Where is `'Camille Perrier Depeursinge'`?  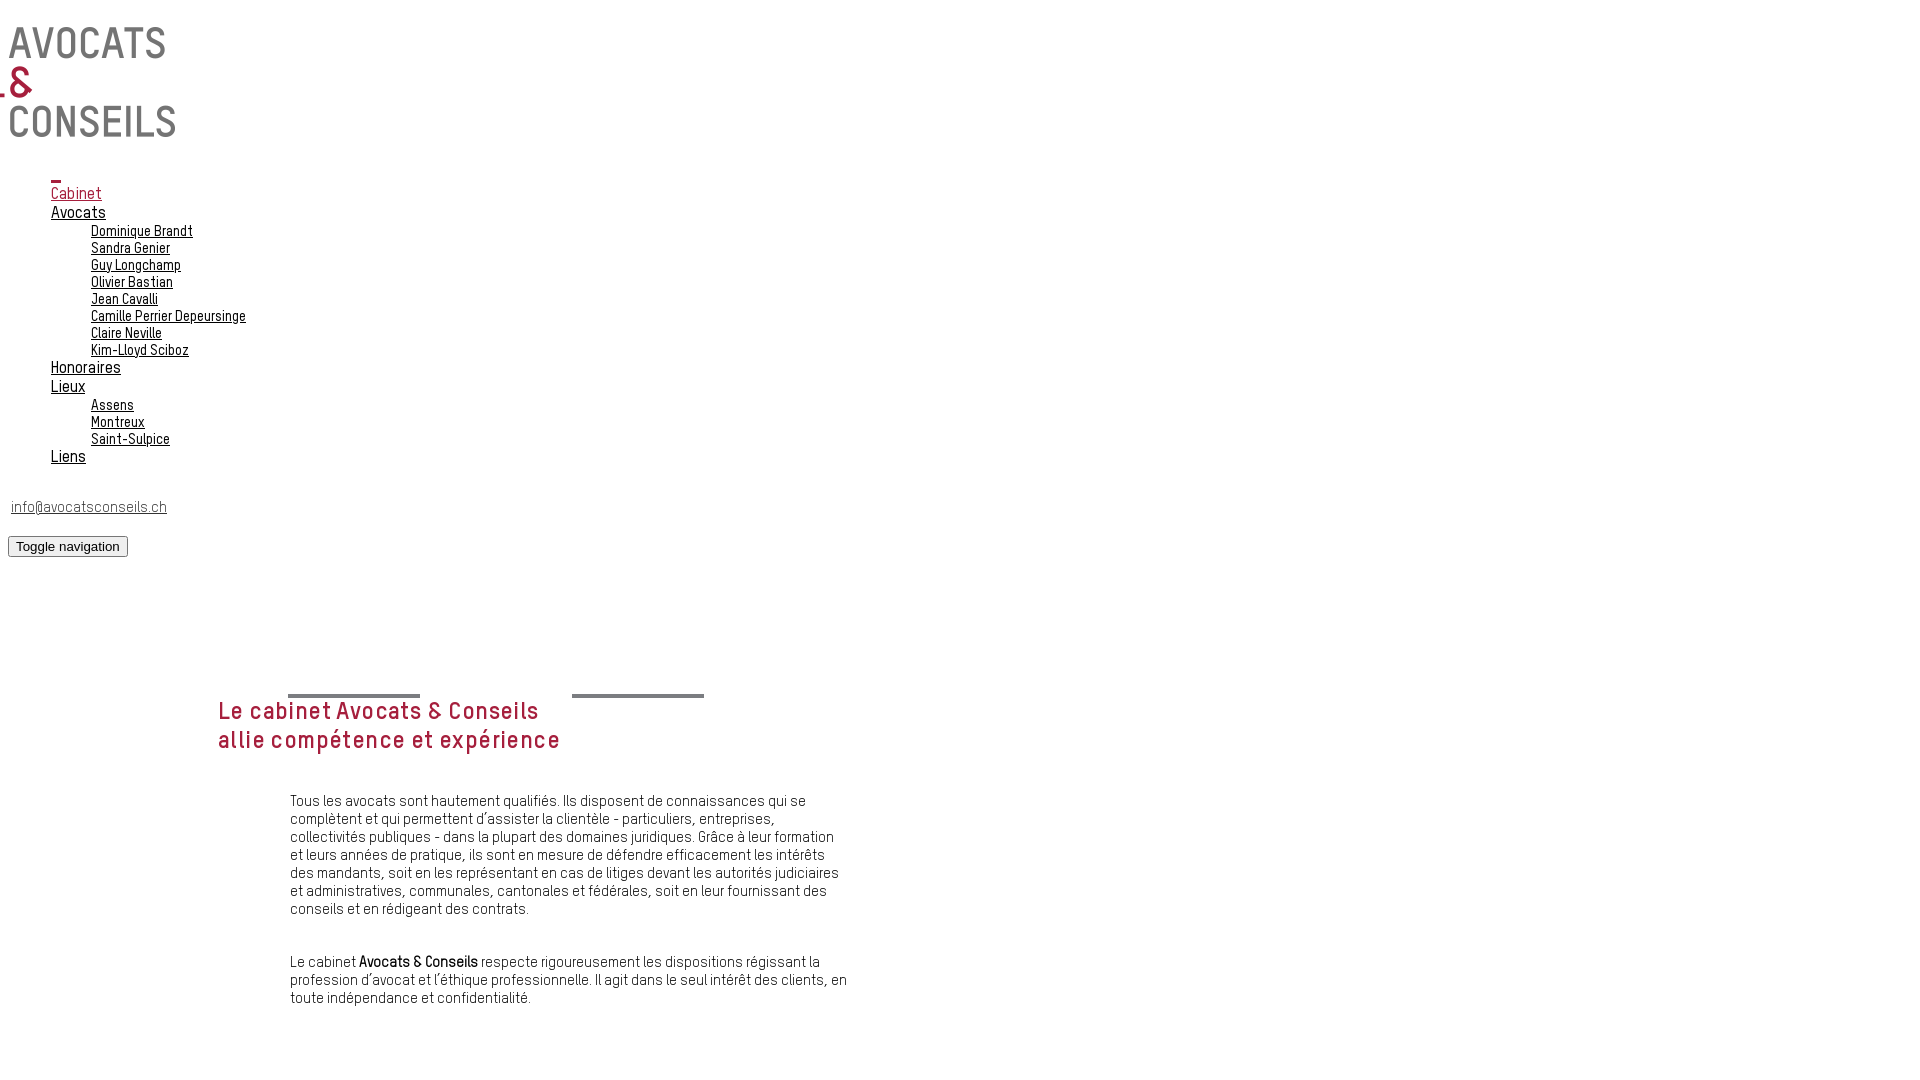 'Camille Perrier Depeursinge' is located at coordinates (168, 315).